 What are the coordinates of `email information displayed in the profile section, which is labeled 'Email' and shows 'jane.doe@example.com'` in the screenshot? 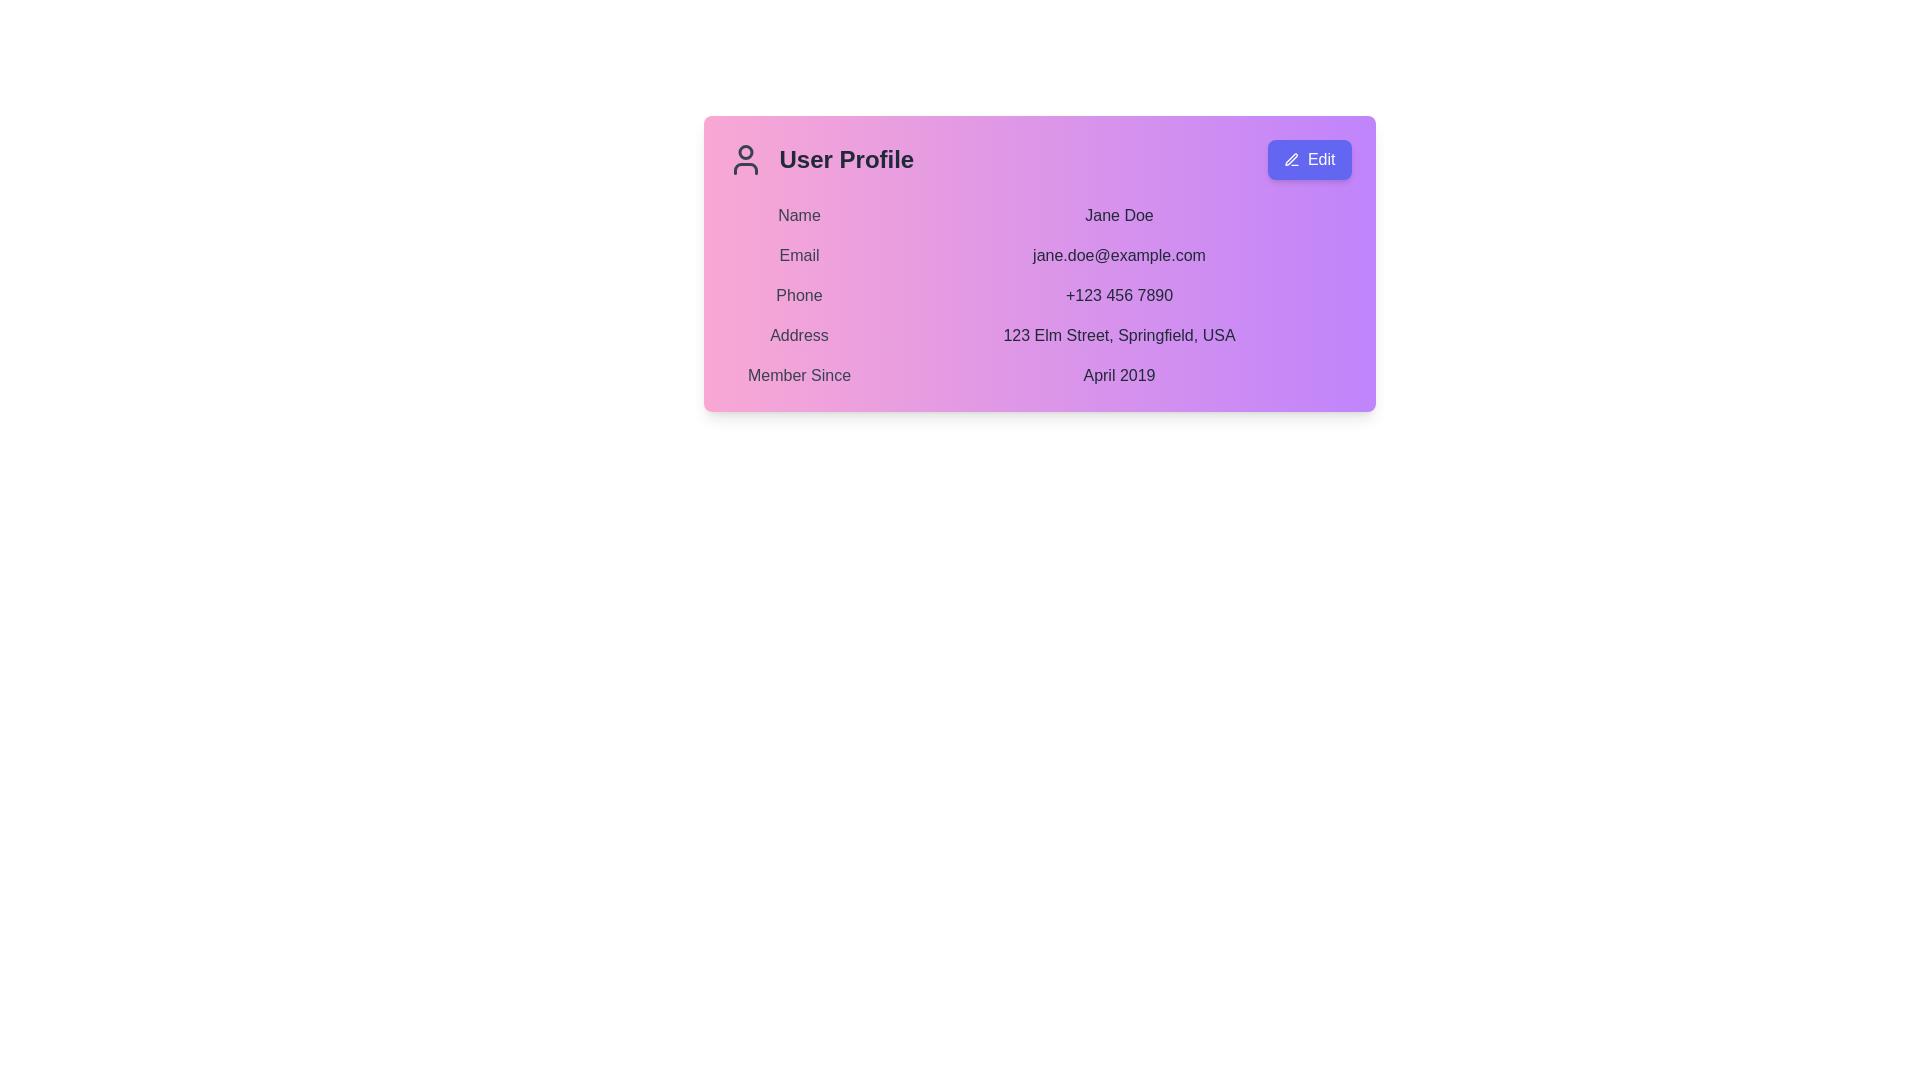 It's located at (1039, 254).